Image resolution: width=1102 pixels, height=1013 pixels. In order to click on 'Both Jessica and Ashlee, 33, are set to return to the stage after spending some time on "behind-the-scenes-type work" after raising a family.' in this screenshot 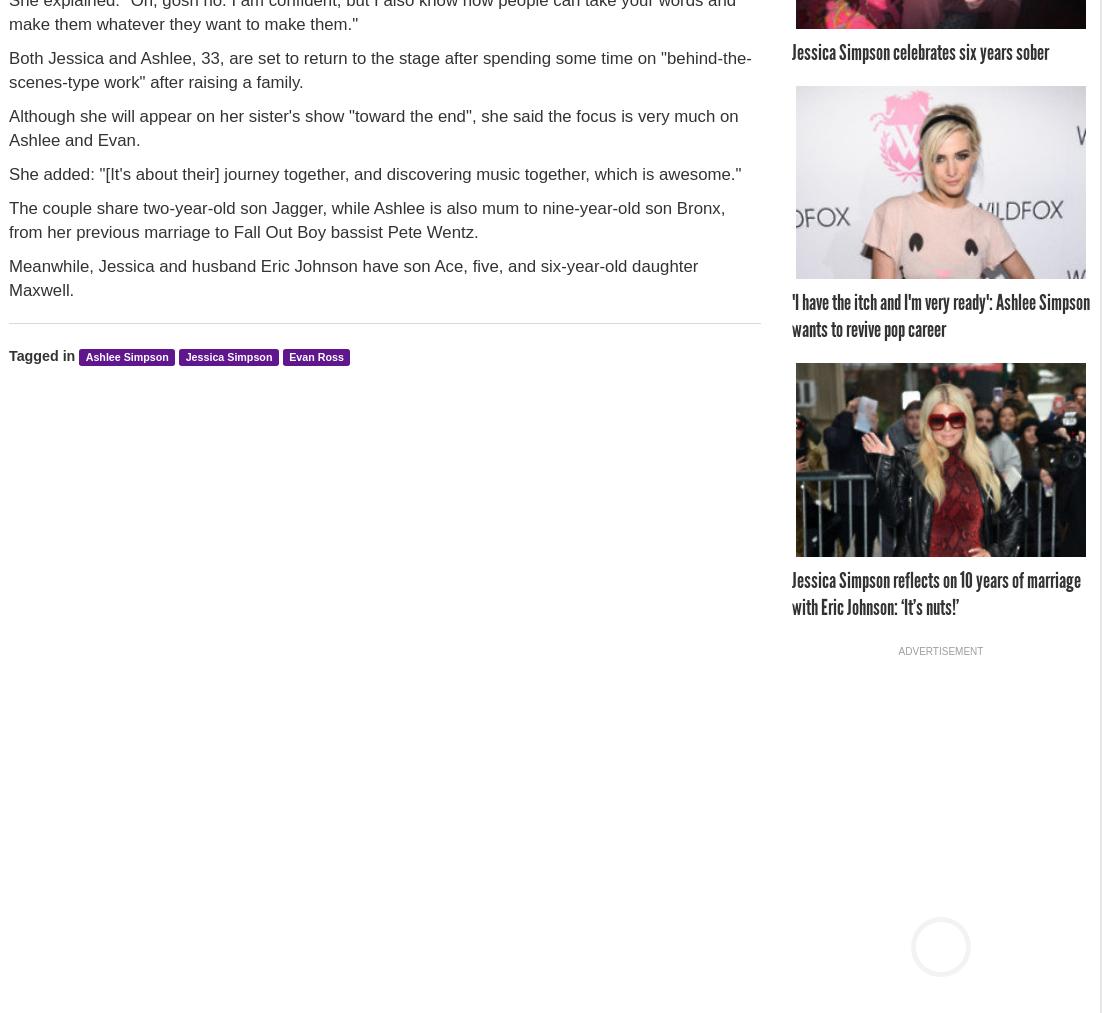, I will do `click(378, 68)`.